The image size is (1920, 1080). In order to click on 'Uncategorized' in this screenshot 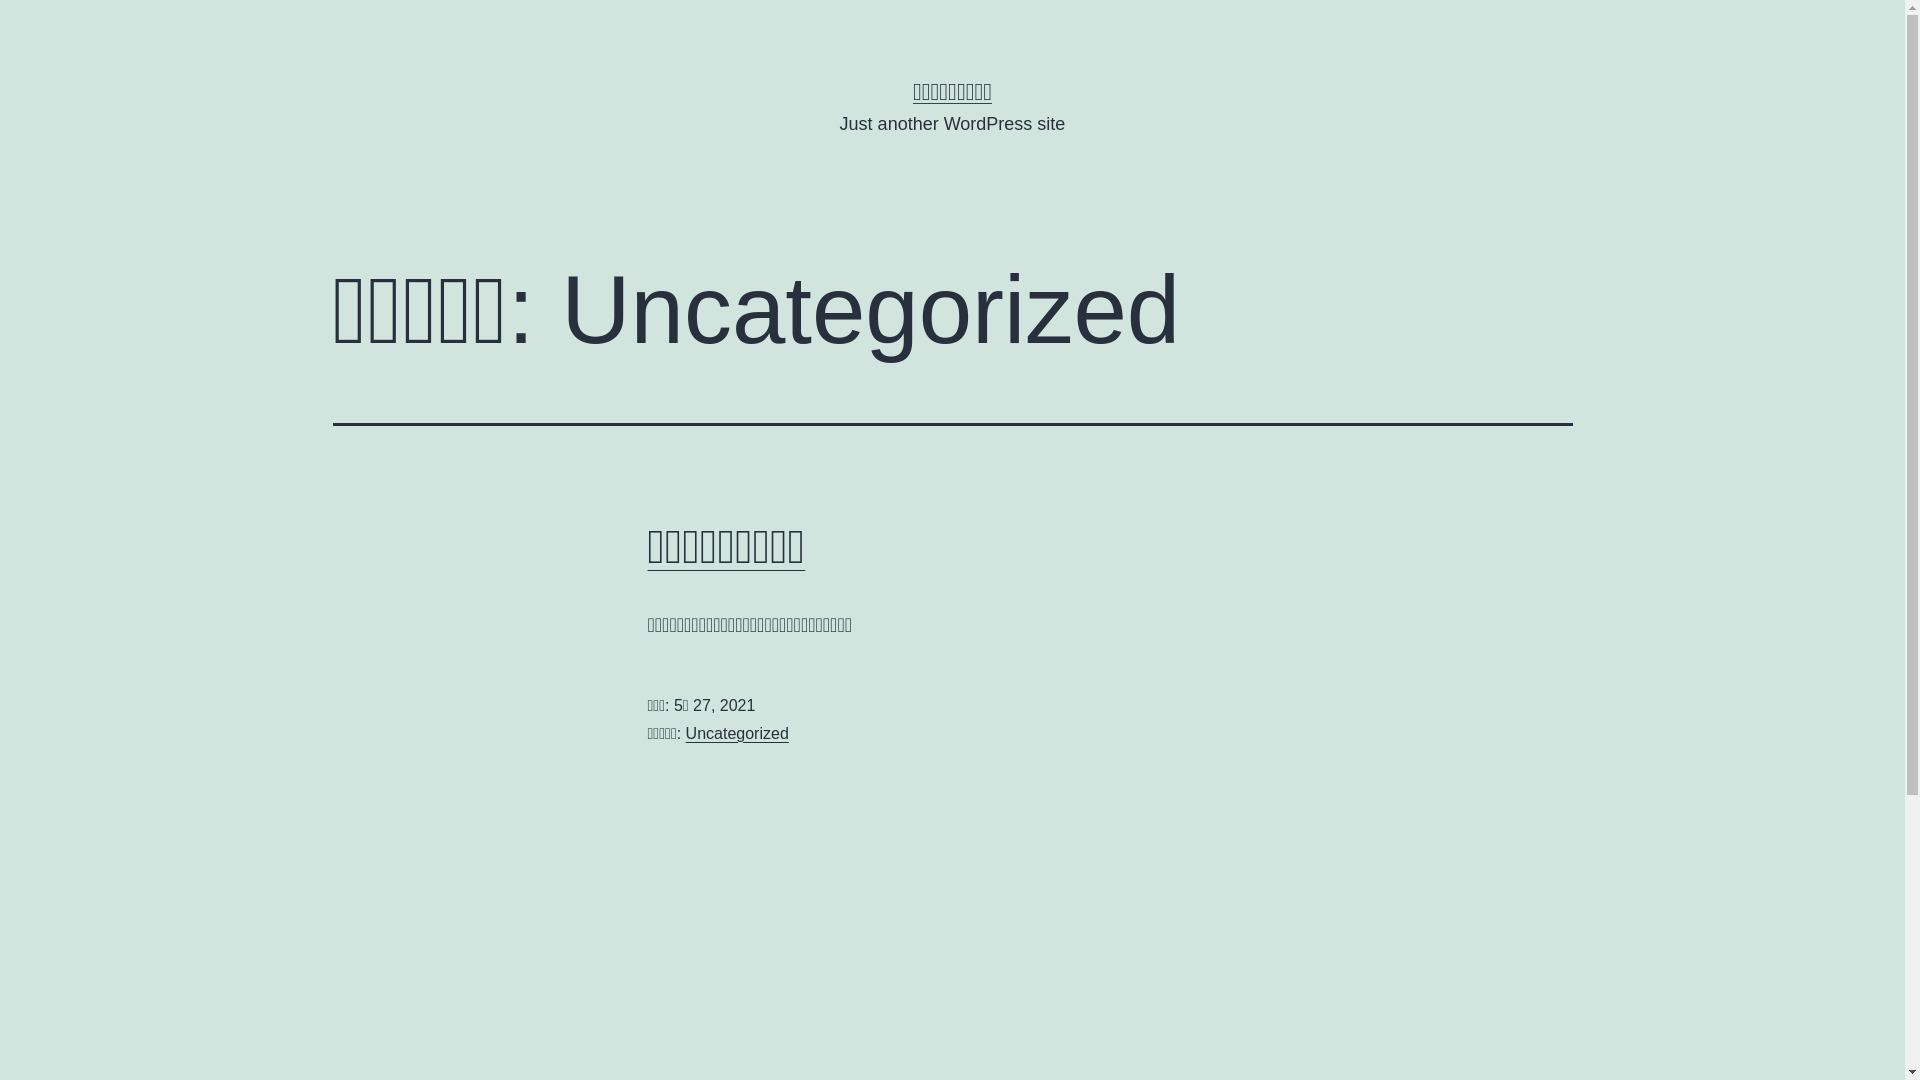, I will do `click(736, 733)`.